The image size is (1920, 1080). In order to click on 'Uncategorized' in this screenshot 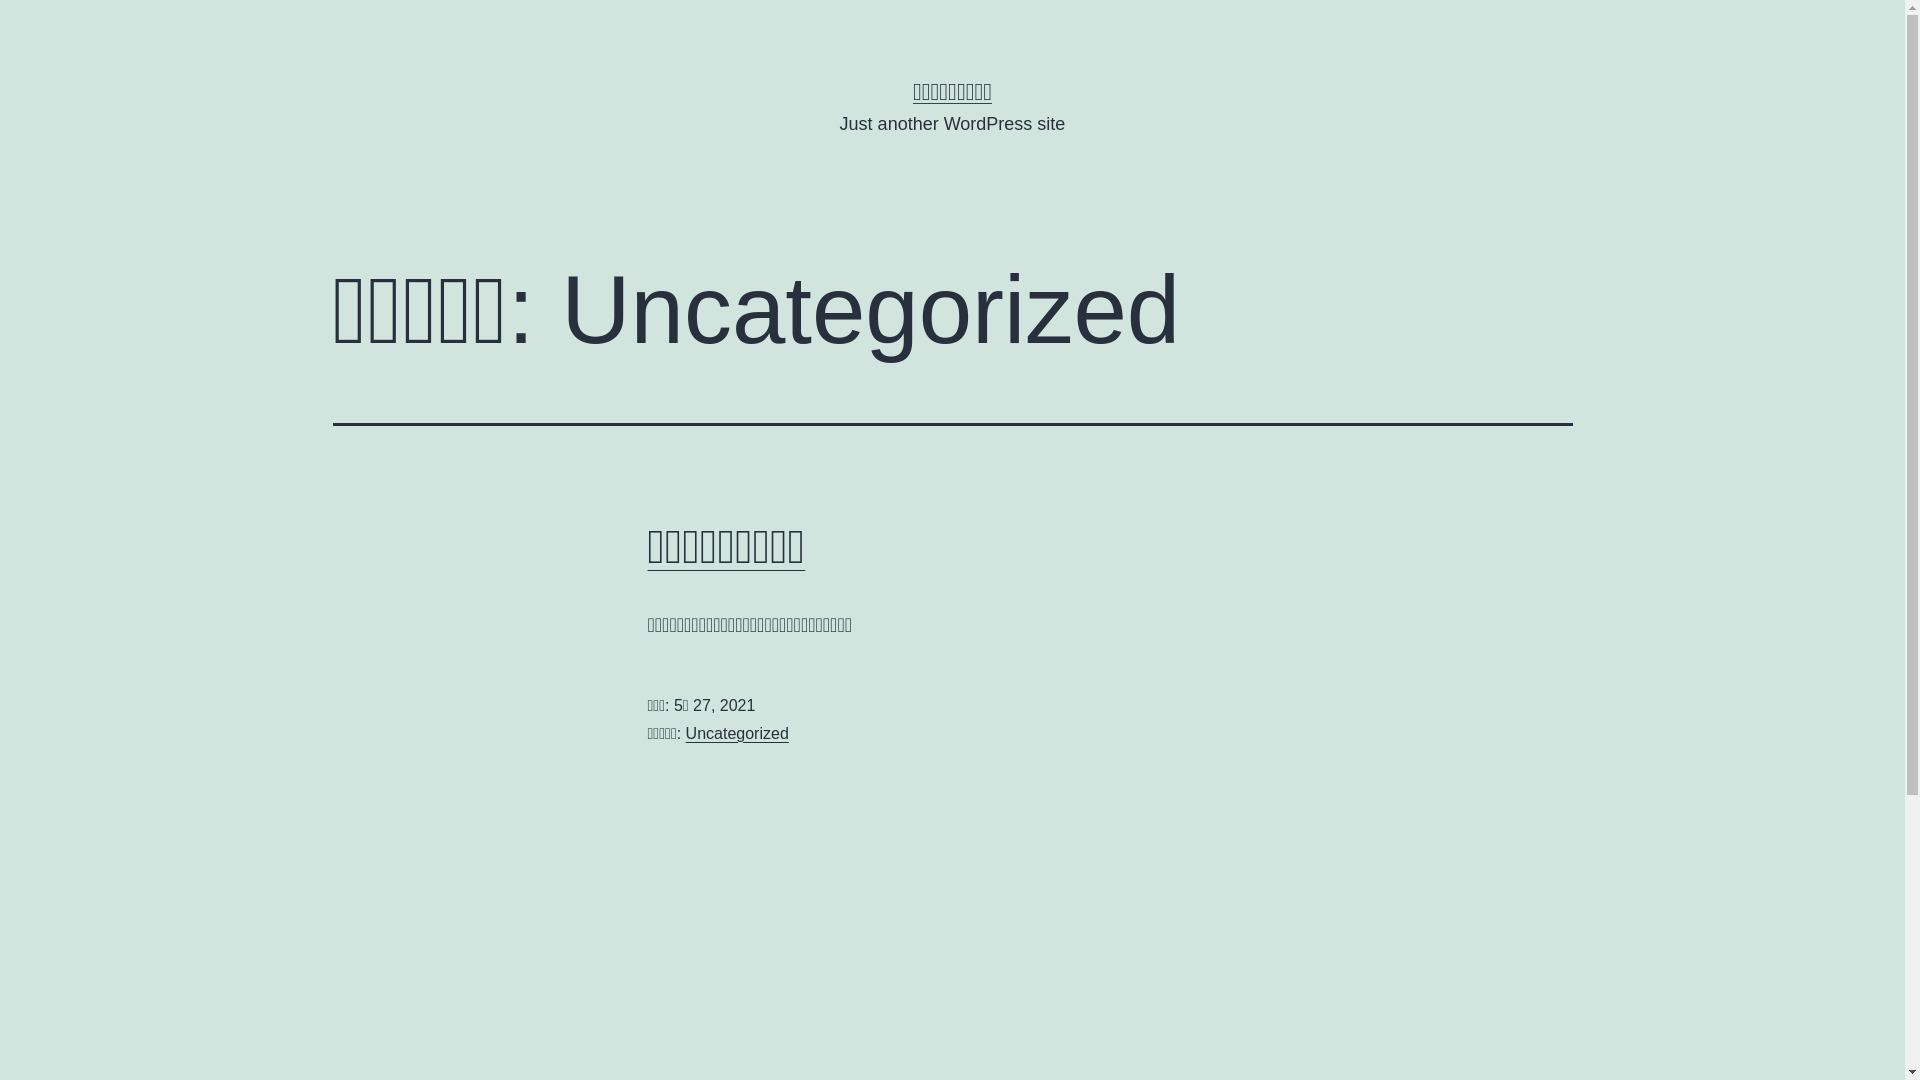, I will do `click(736, 733)`.